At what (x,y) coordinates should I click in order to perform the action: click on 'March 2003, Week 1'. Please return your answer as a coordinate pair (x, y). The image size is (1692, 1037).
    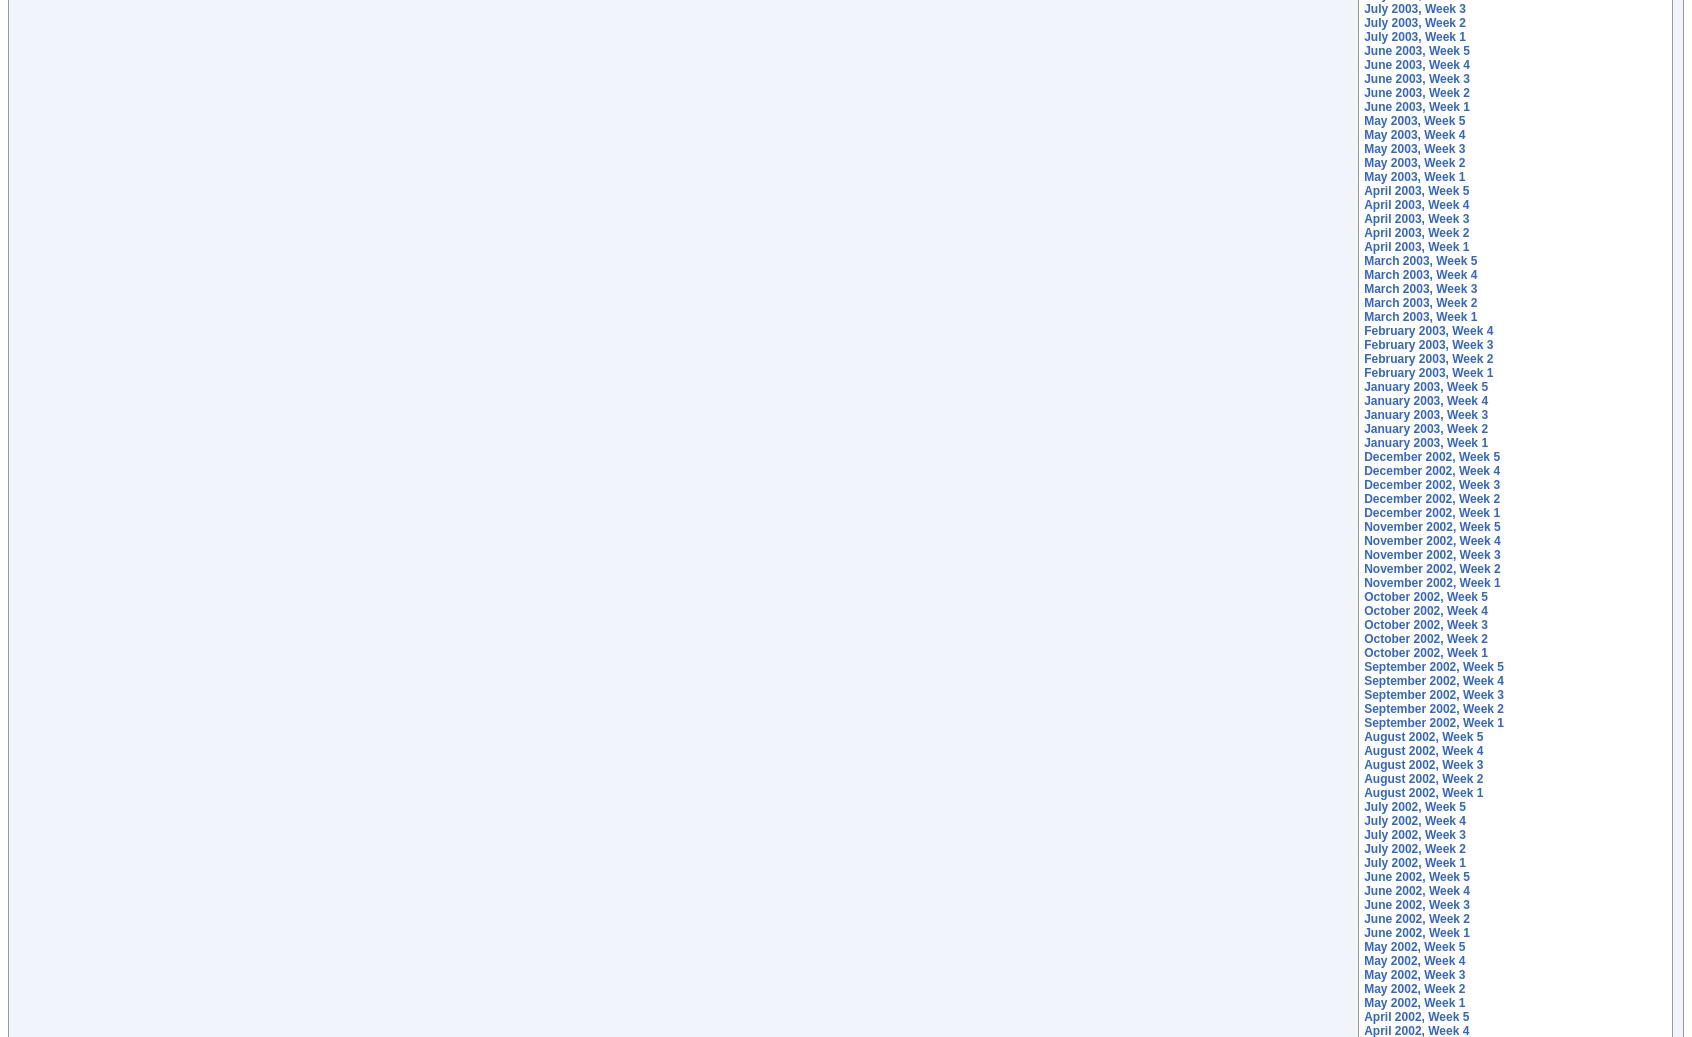
    Looking at the image, I should click on (1363, 316).